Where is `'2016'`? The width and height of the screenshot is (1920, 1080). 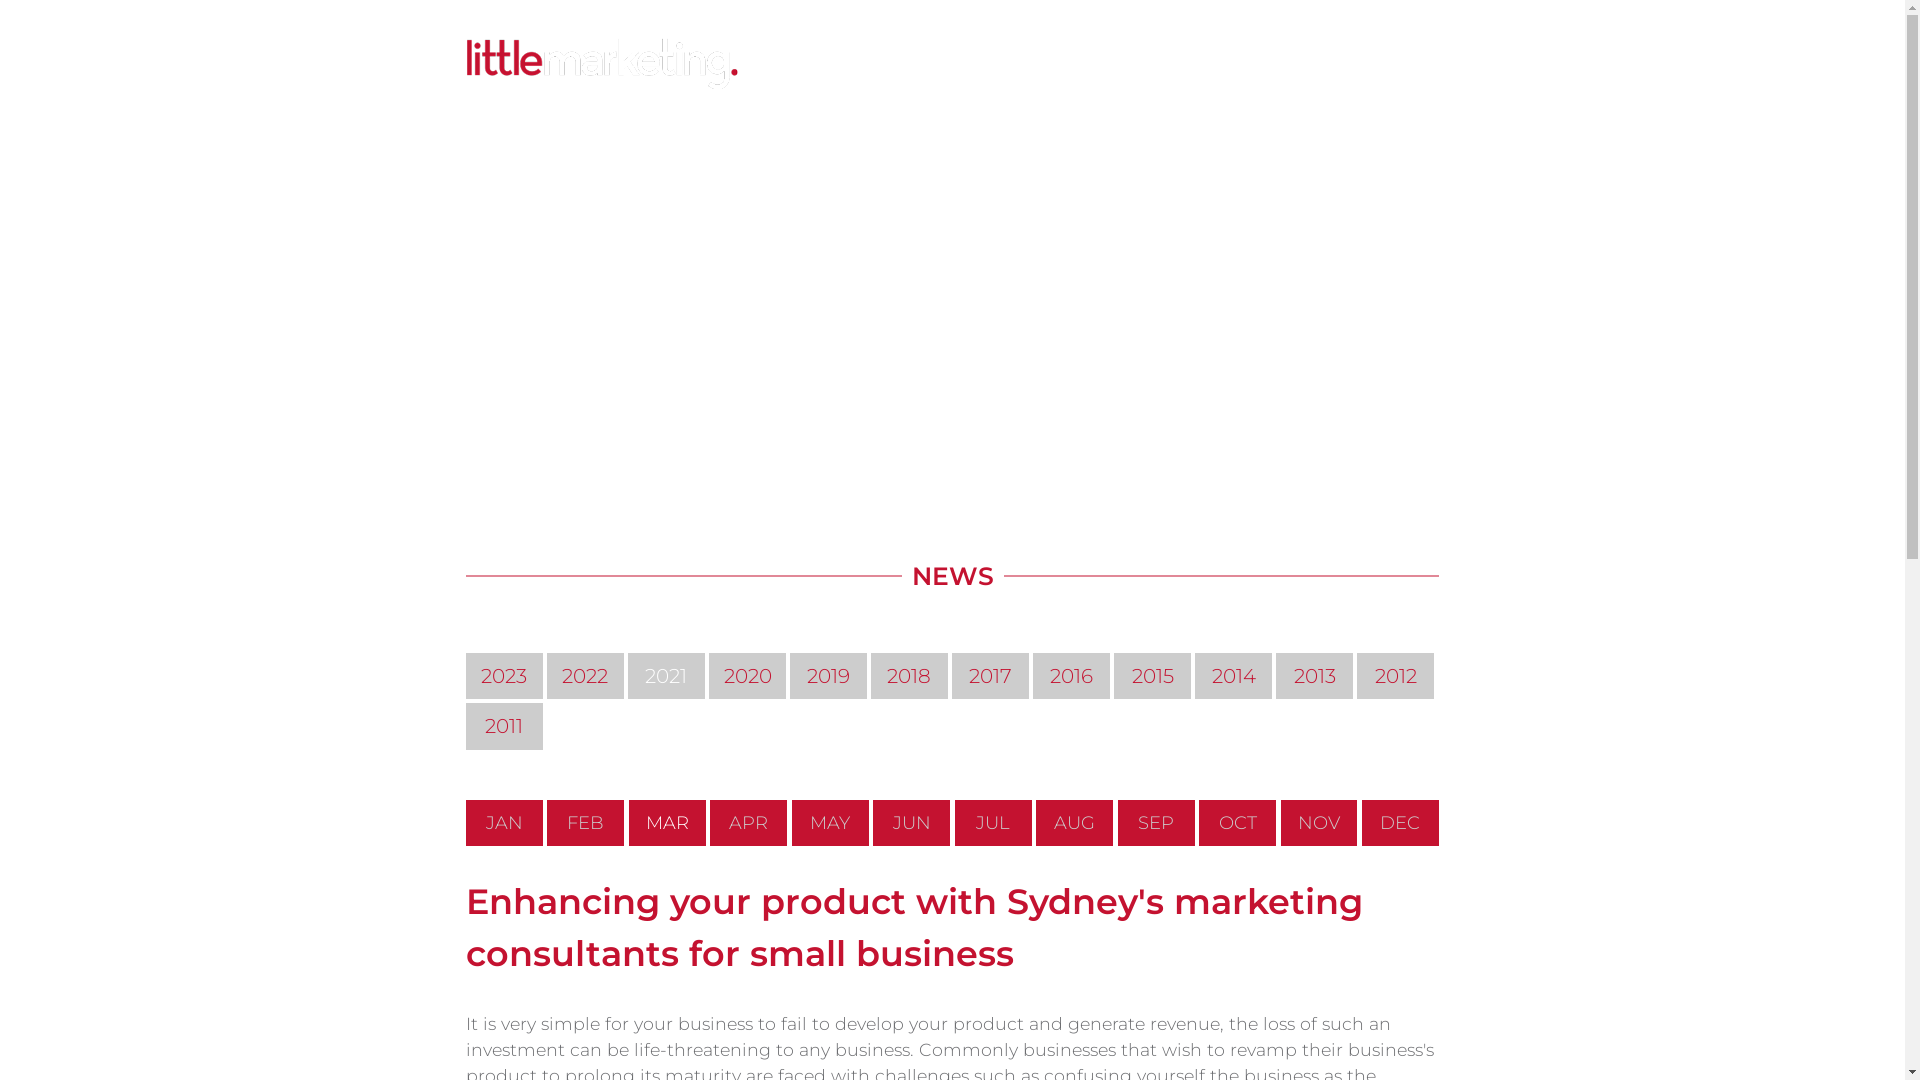 '2016' is located at coordinates (1070, 675).